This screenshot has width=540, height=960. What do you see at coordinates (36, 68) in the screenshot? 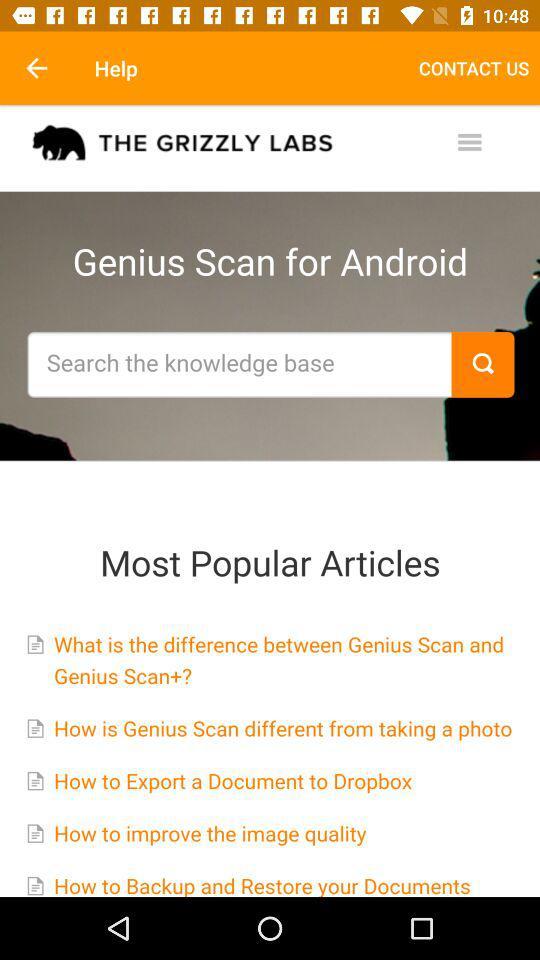
I see `the item to the left of help item` at bounding box center [36, 68].